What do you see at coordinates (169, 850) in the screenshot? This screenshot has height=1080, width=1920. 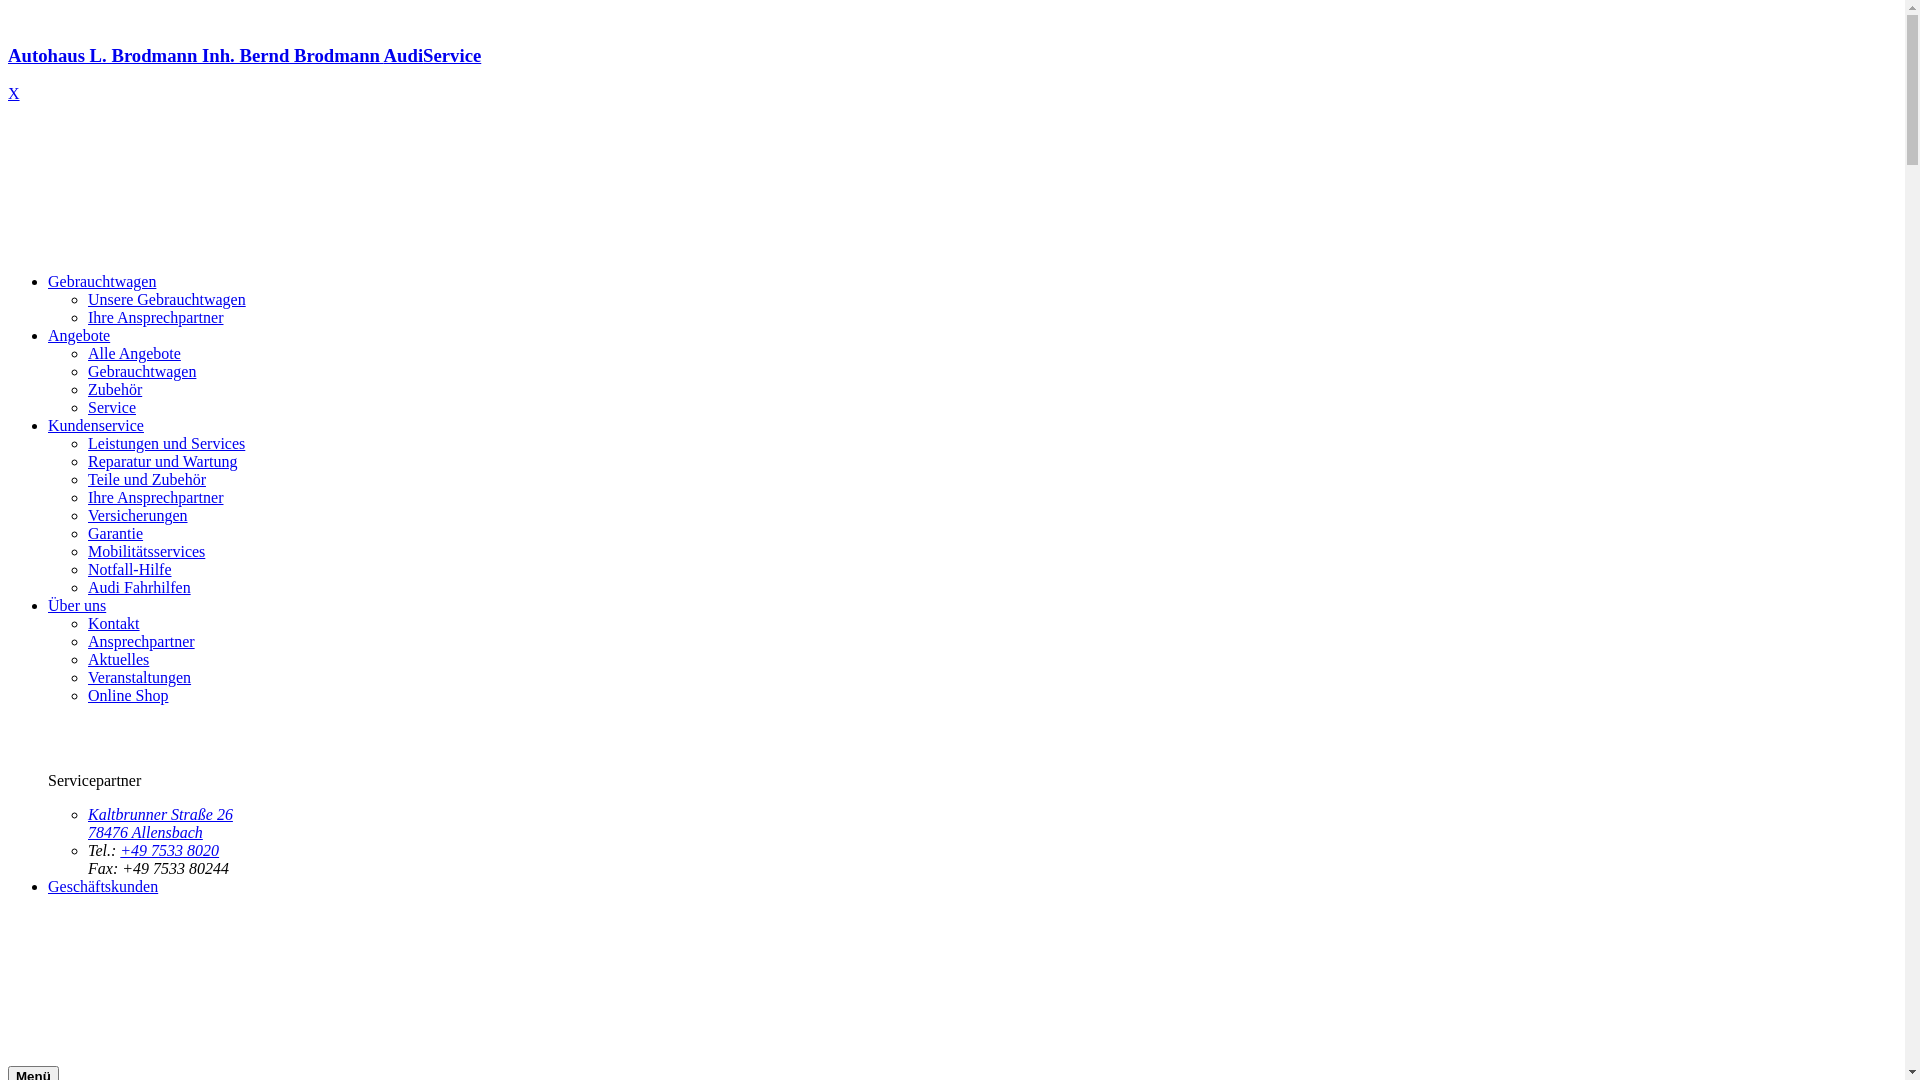 I see `'+49 7533 8020'` at bounding box center [169, 850].